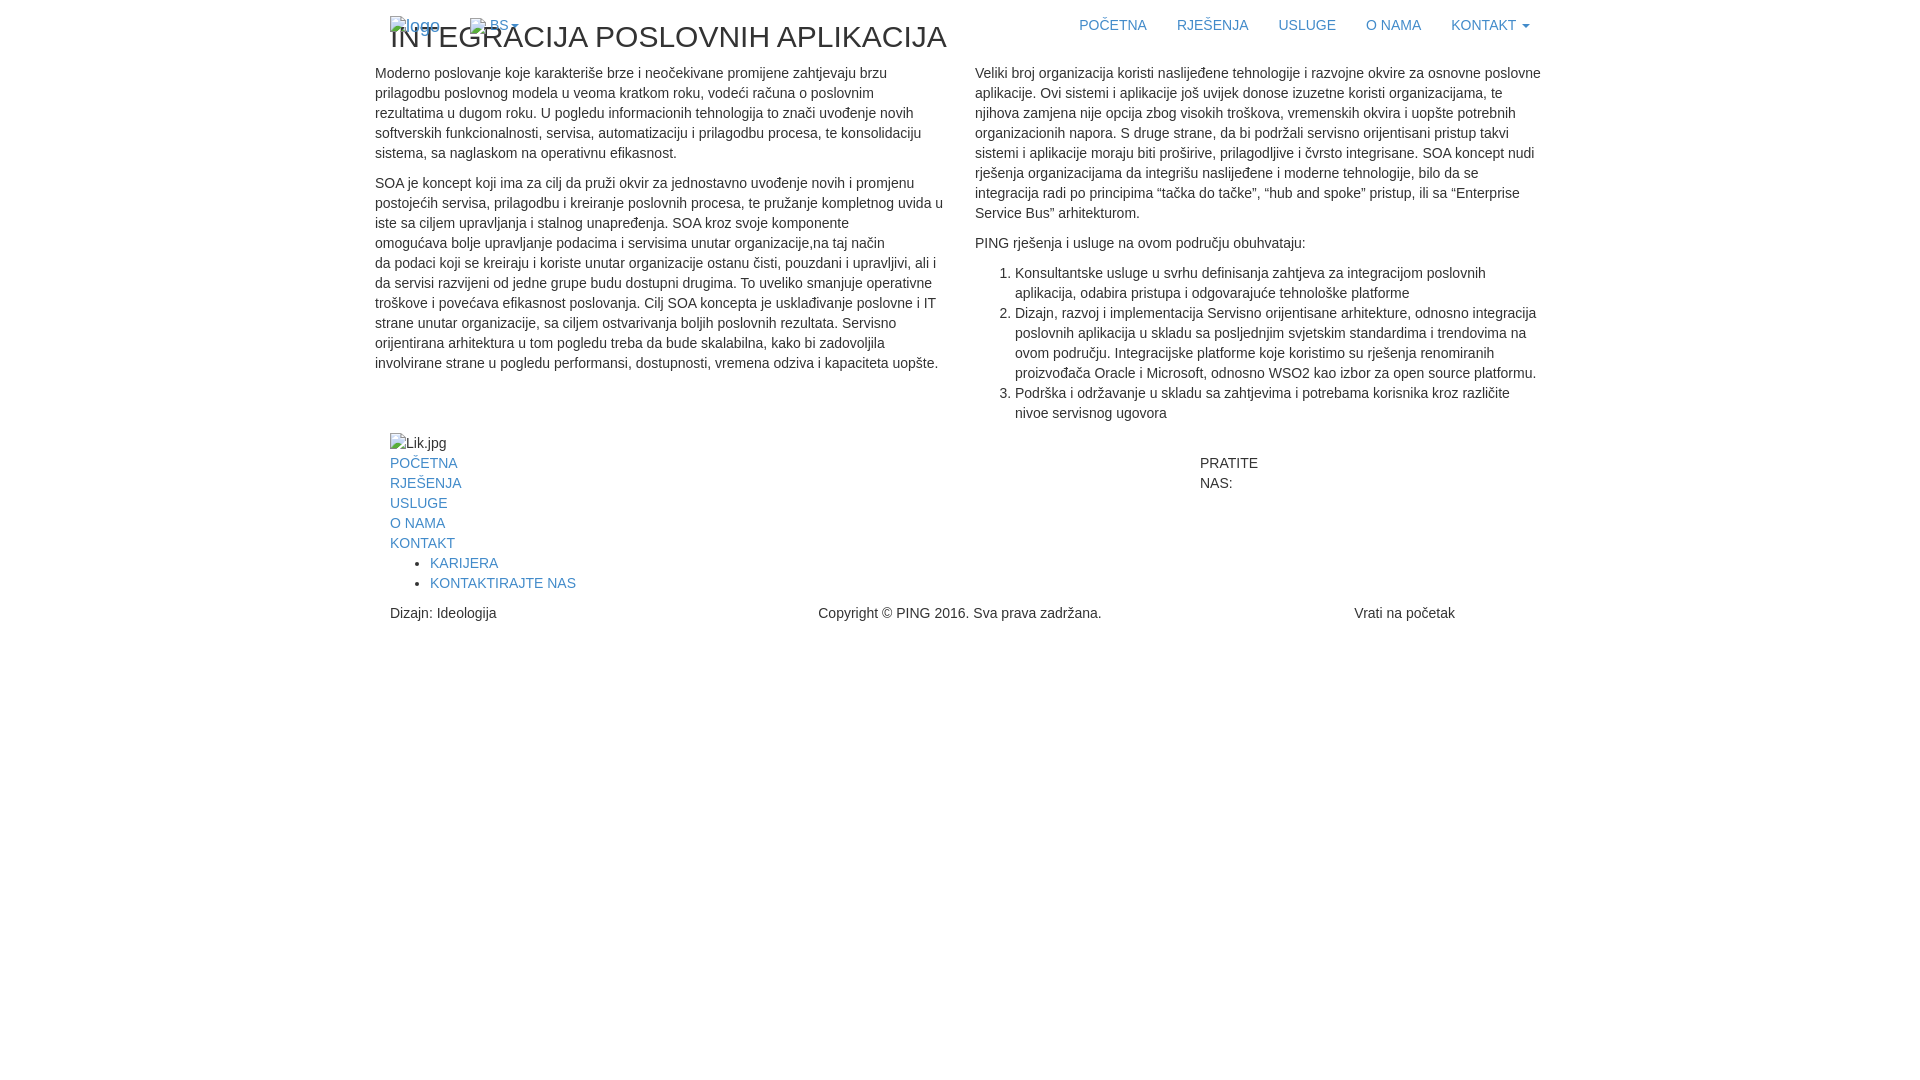  What do you see at coordinates (416, 522) in the screenshot?
I see `'O NAMA'` at bounding box center [416, 522].